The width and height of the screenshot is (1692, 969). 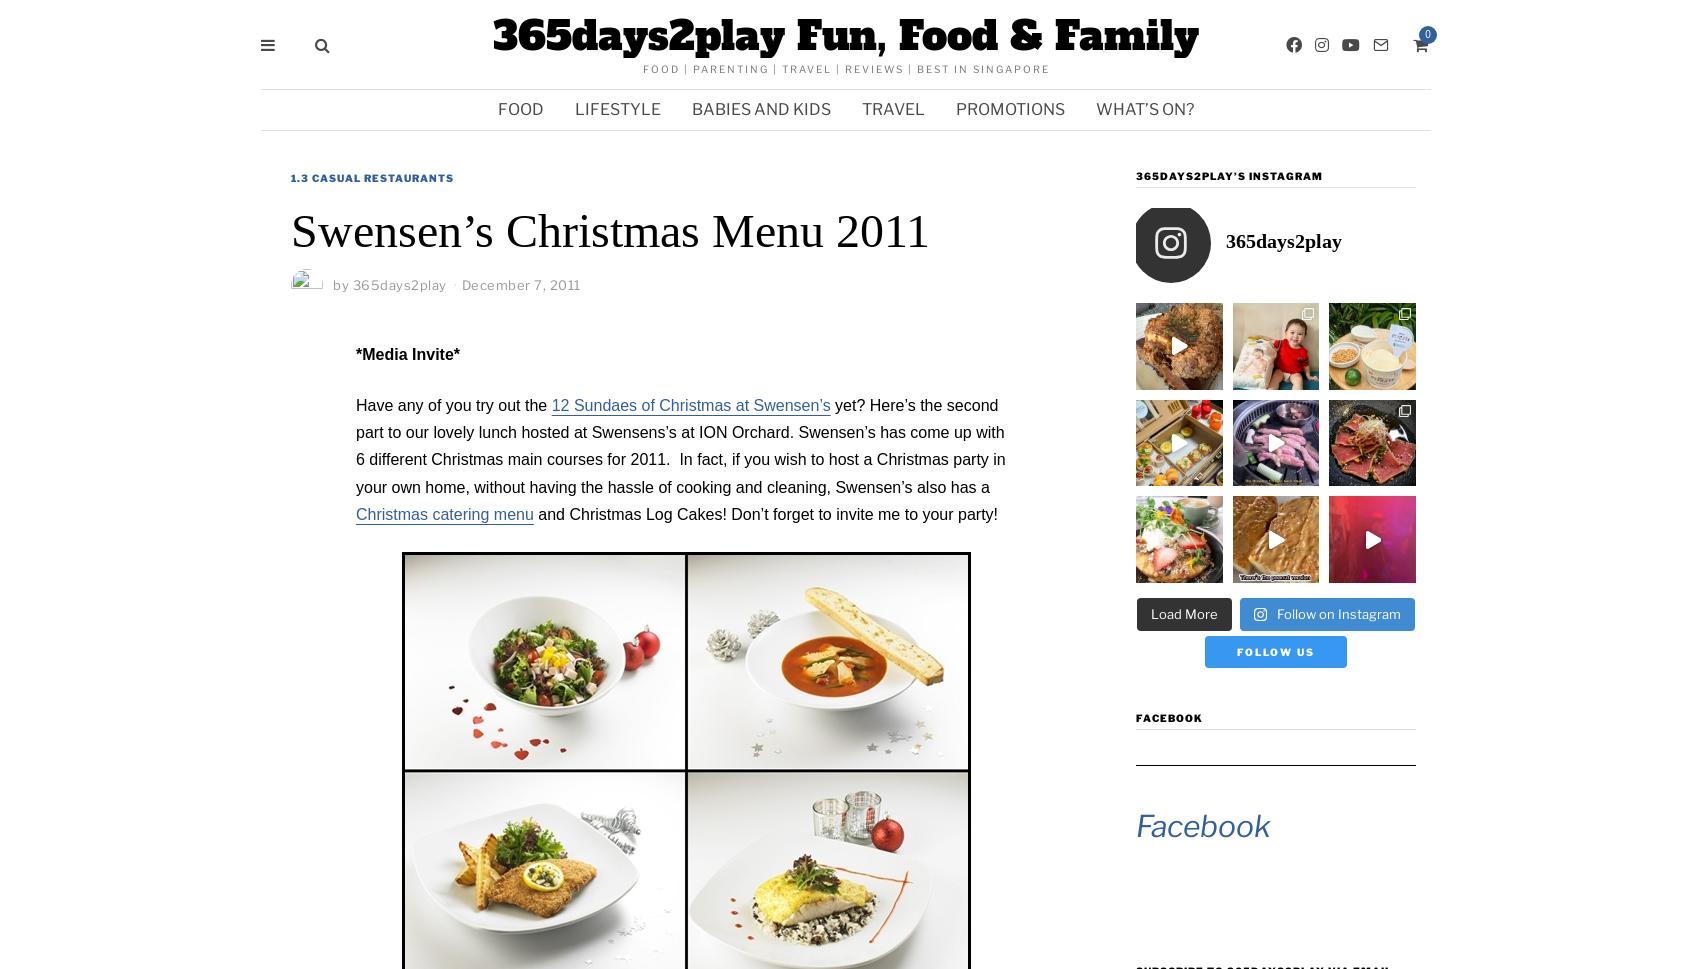 I want to click on 'Follow on Instagram', so click(x=1338, y=611).